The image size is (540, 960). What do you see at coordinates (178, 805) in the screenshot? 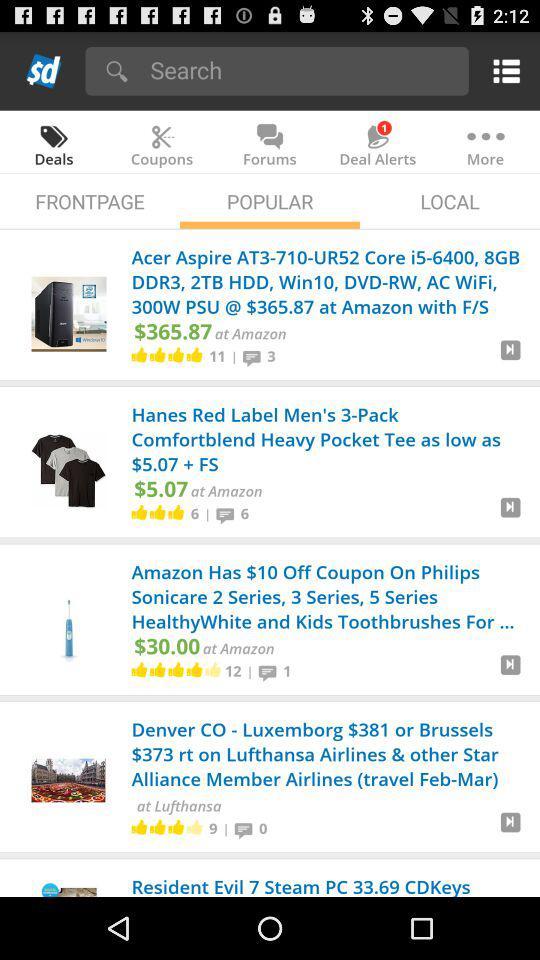
I see `the item above the 9` at bounding box center [178, 805].